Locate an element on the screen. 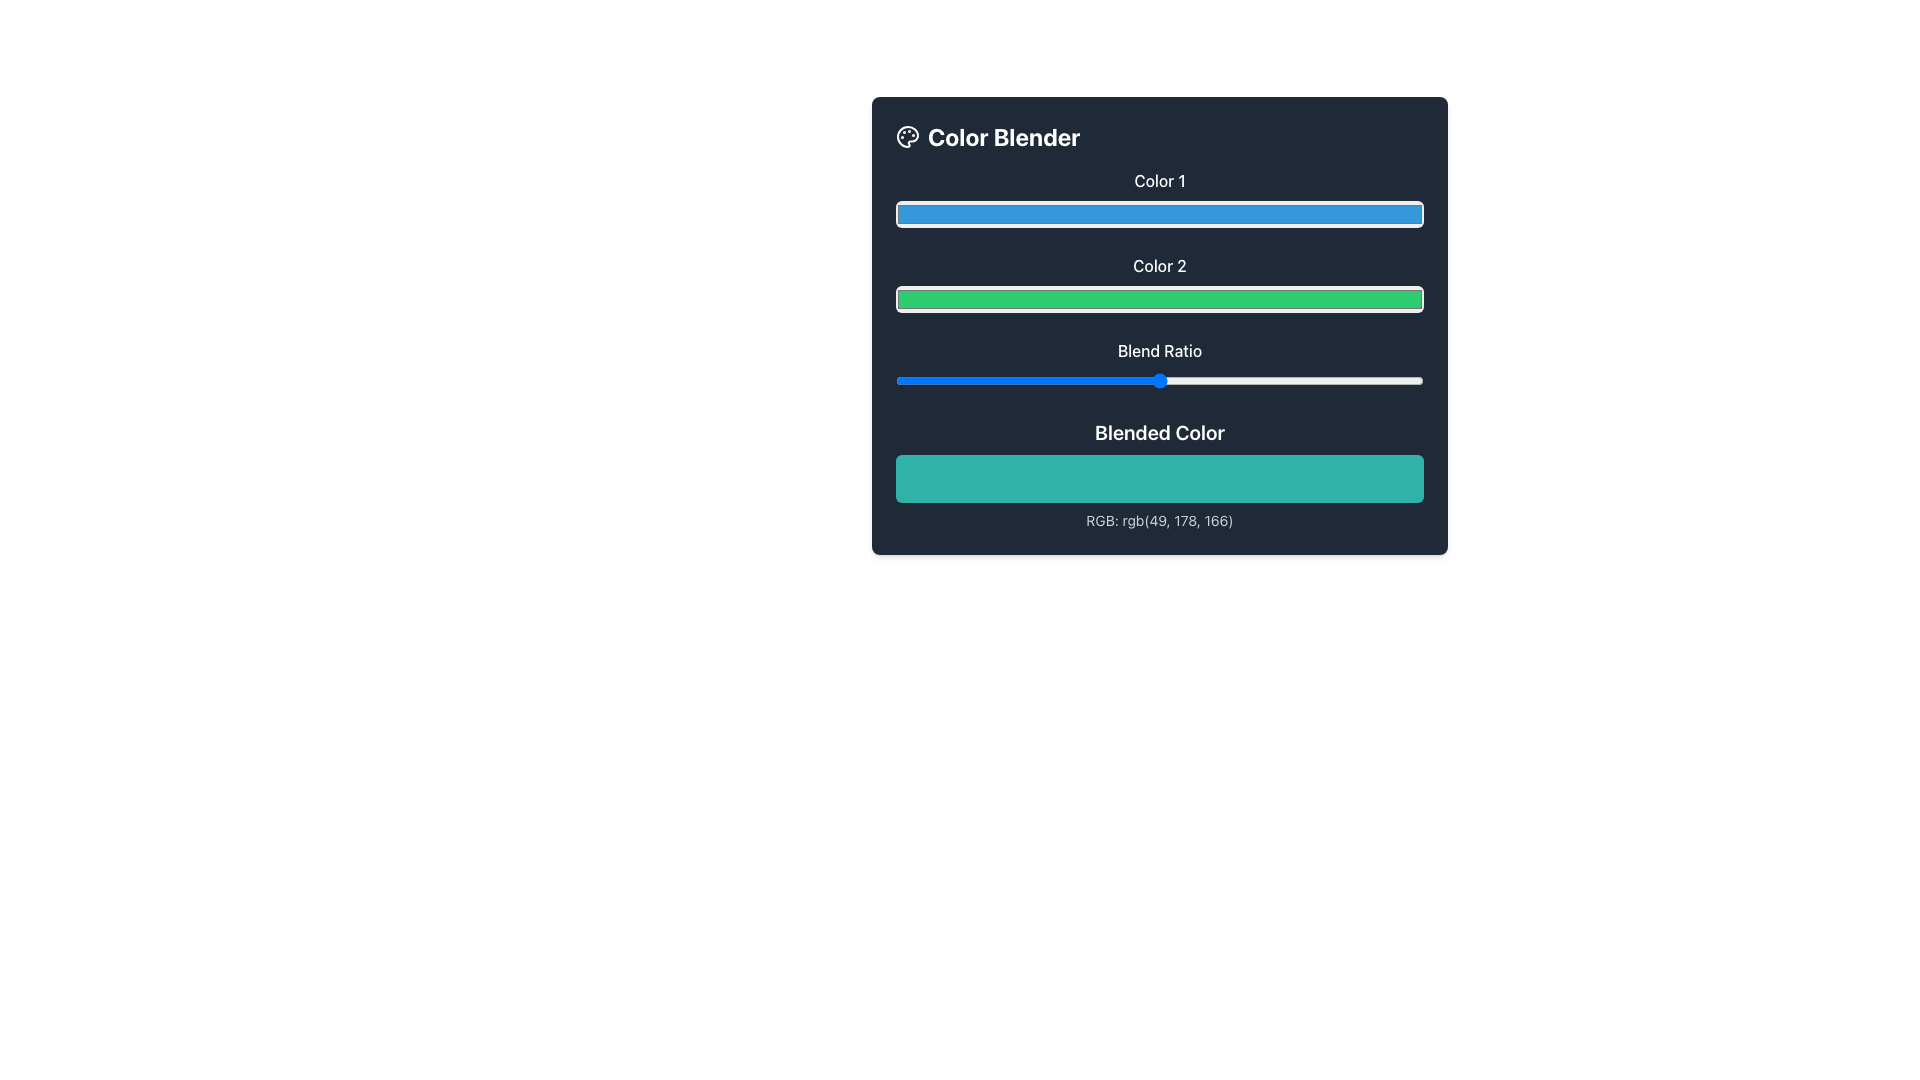  the color picker input field located centrally below the label 'Color 1' is located at coordinates (1160, 214).